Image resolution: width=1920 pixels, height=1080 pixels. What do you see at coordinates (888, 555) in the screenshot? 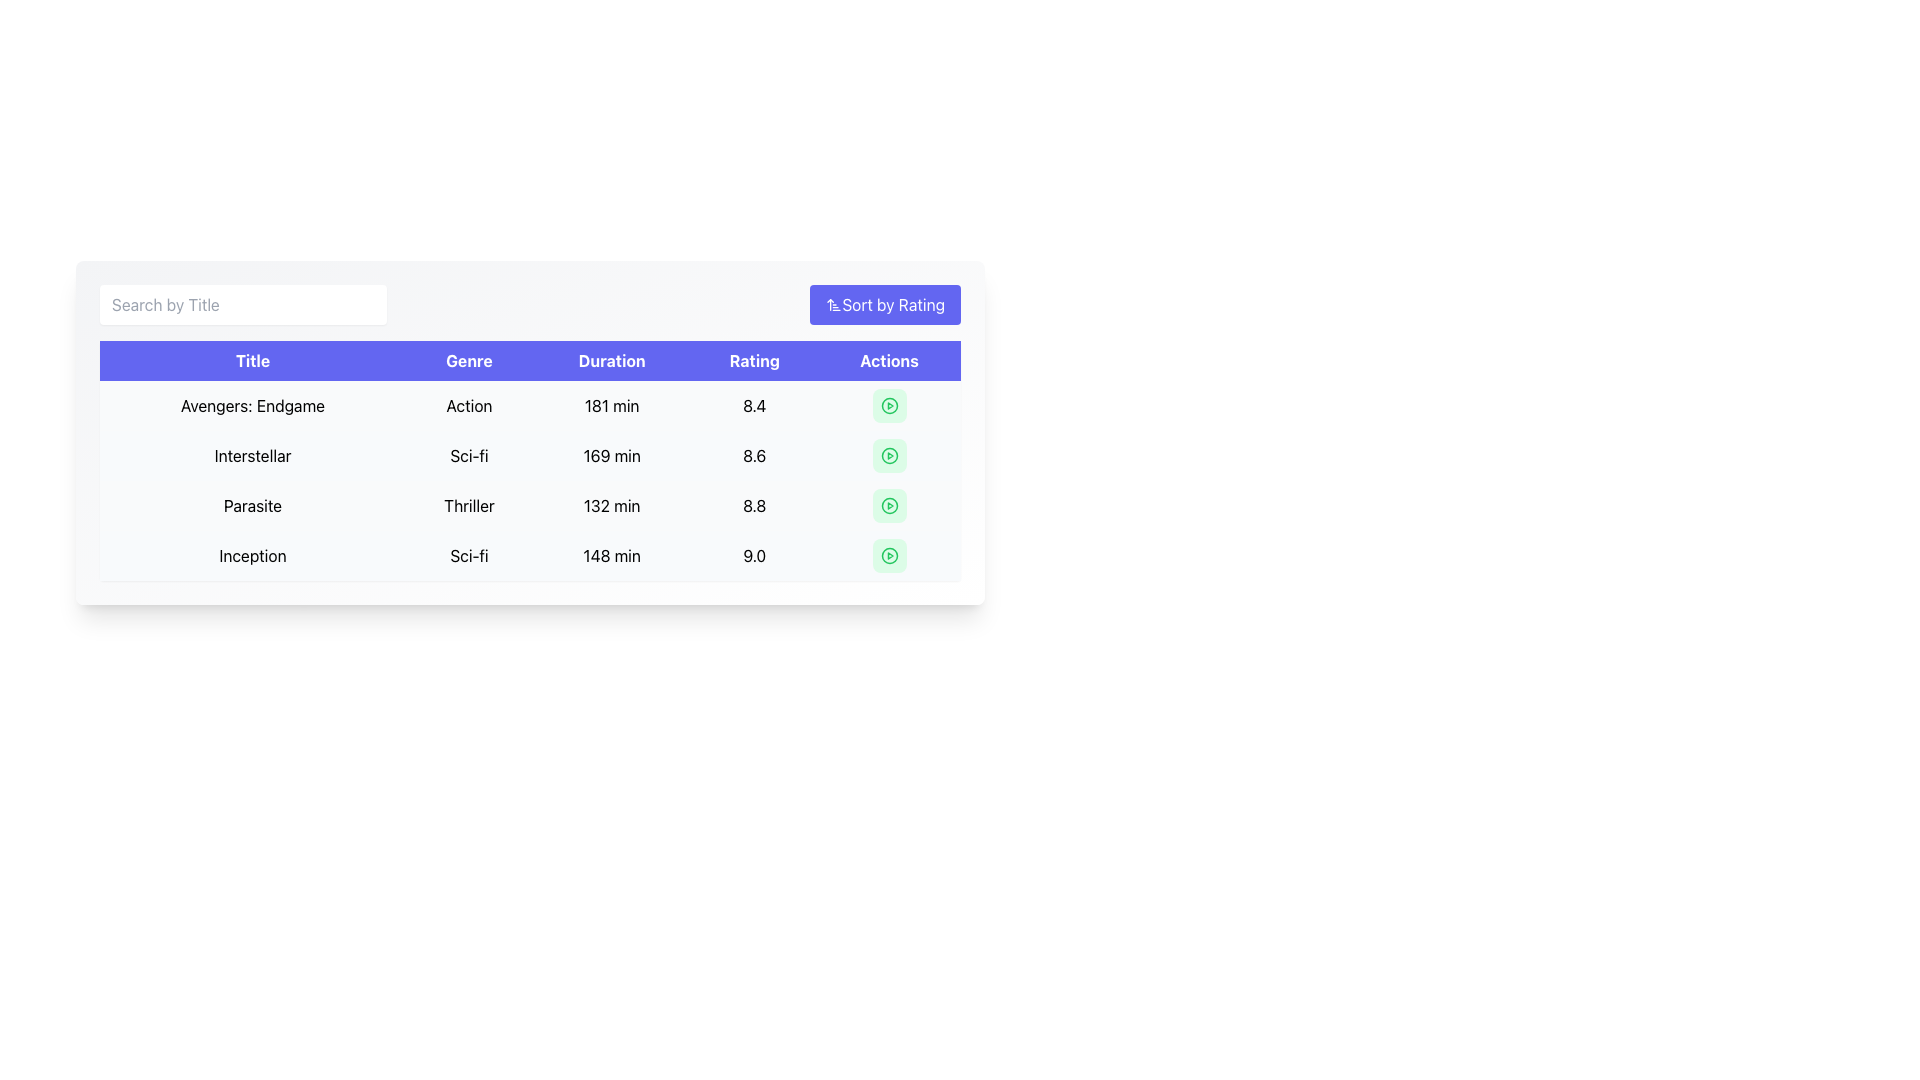
I see `the circular button with a light green background and green border, which features a green play-triangle icon` at bounding box center [888, 555].